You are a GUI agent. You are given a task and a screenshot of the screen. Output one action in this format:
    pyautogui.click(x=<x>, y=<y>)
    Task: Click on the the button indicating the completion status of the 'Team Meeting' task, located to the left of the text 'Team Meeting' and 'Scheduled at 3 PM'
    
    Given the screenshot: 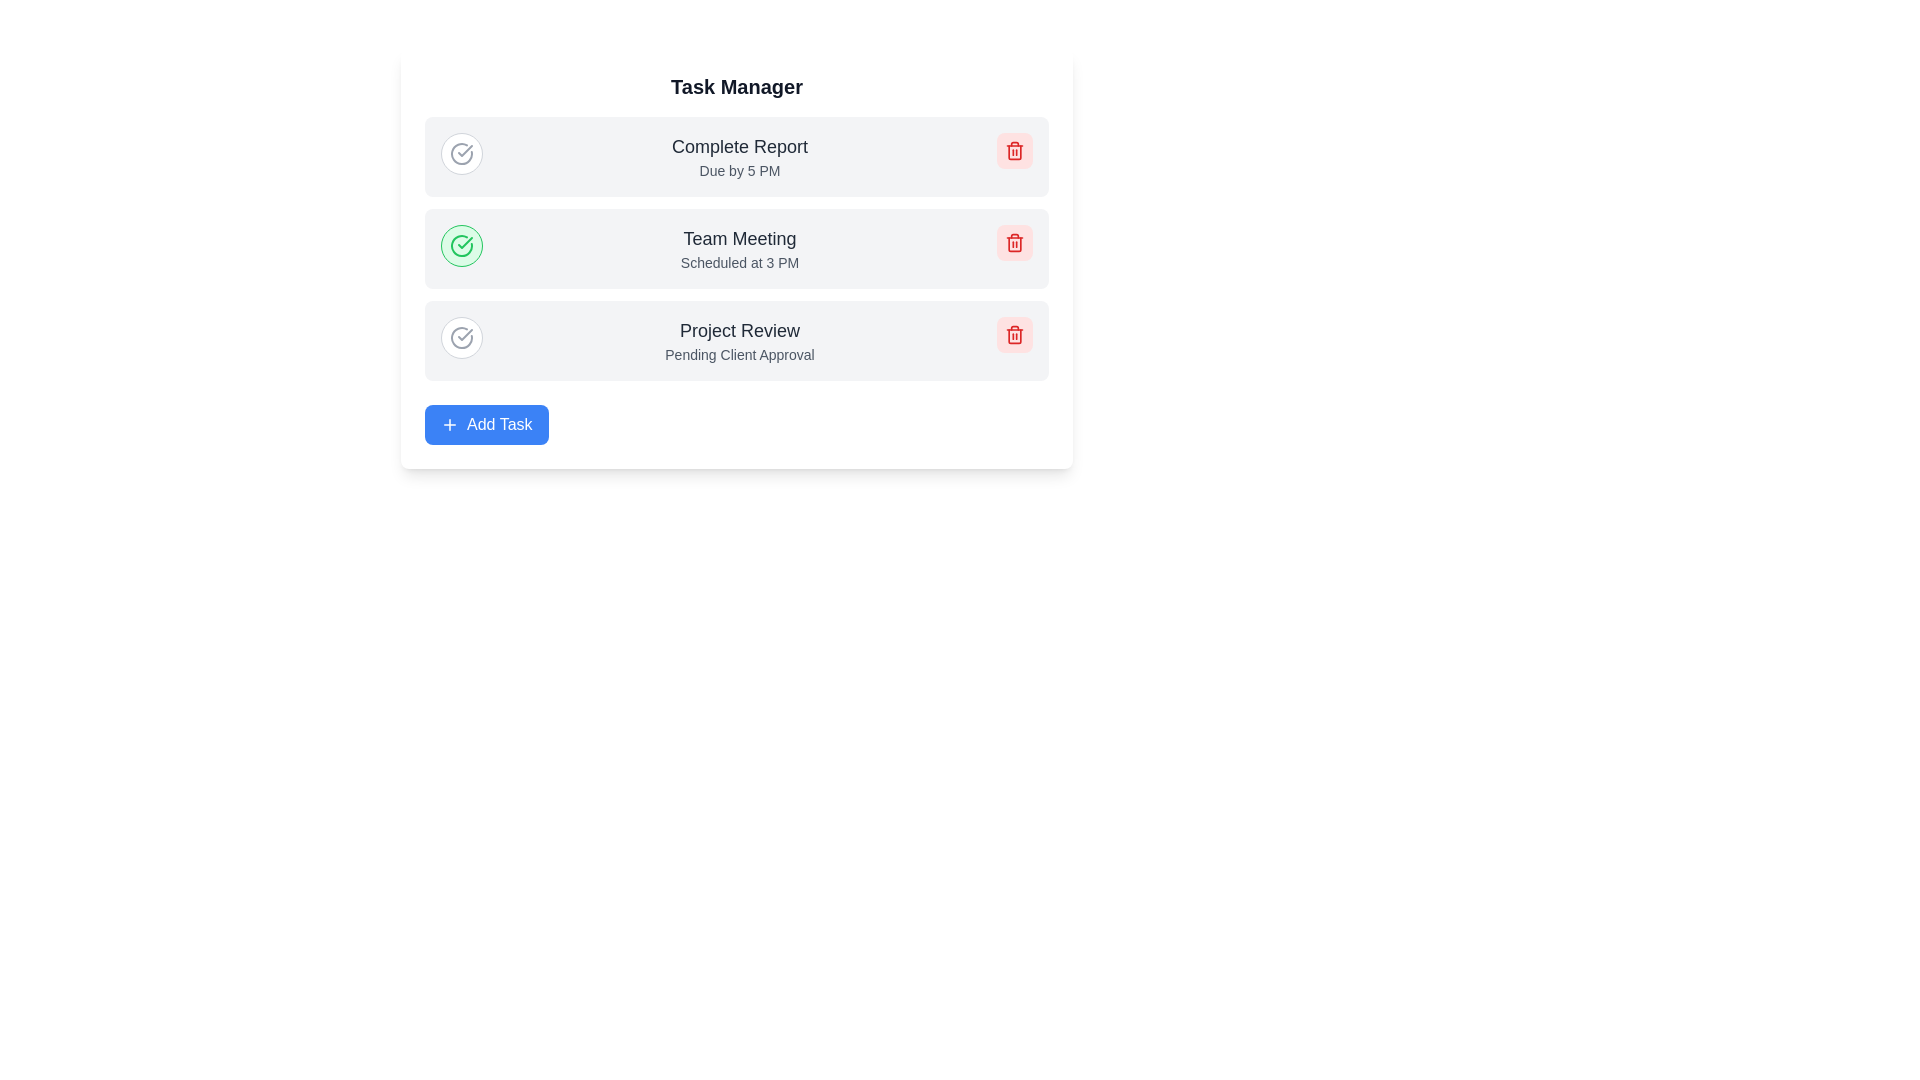 What is the action you would take?
    pyautogui.click(x=460, y=245)
    